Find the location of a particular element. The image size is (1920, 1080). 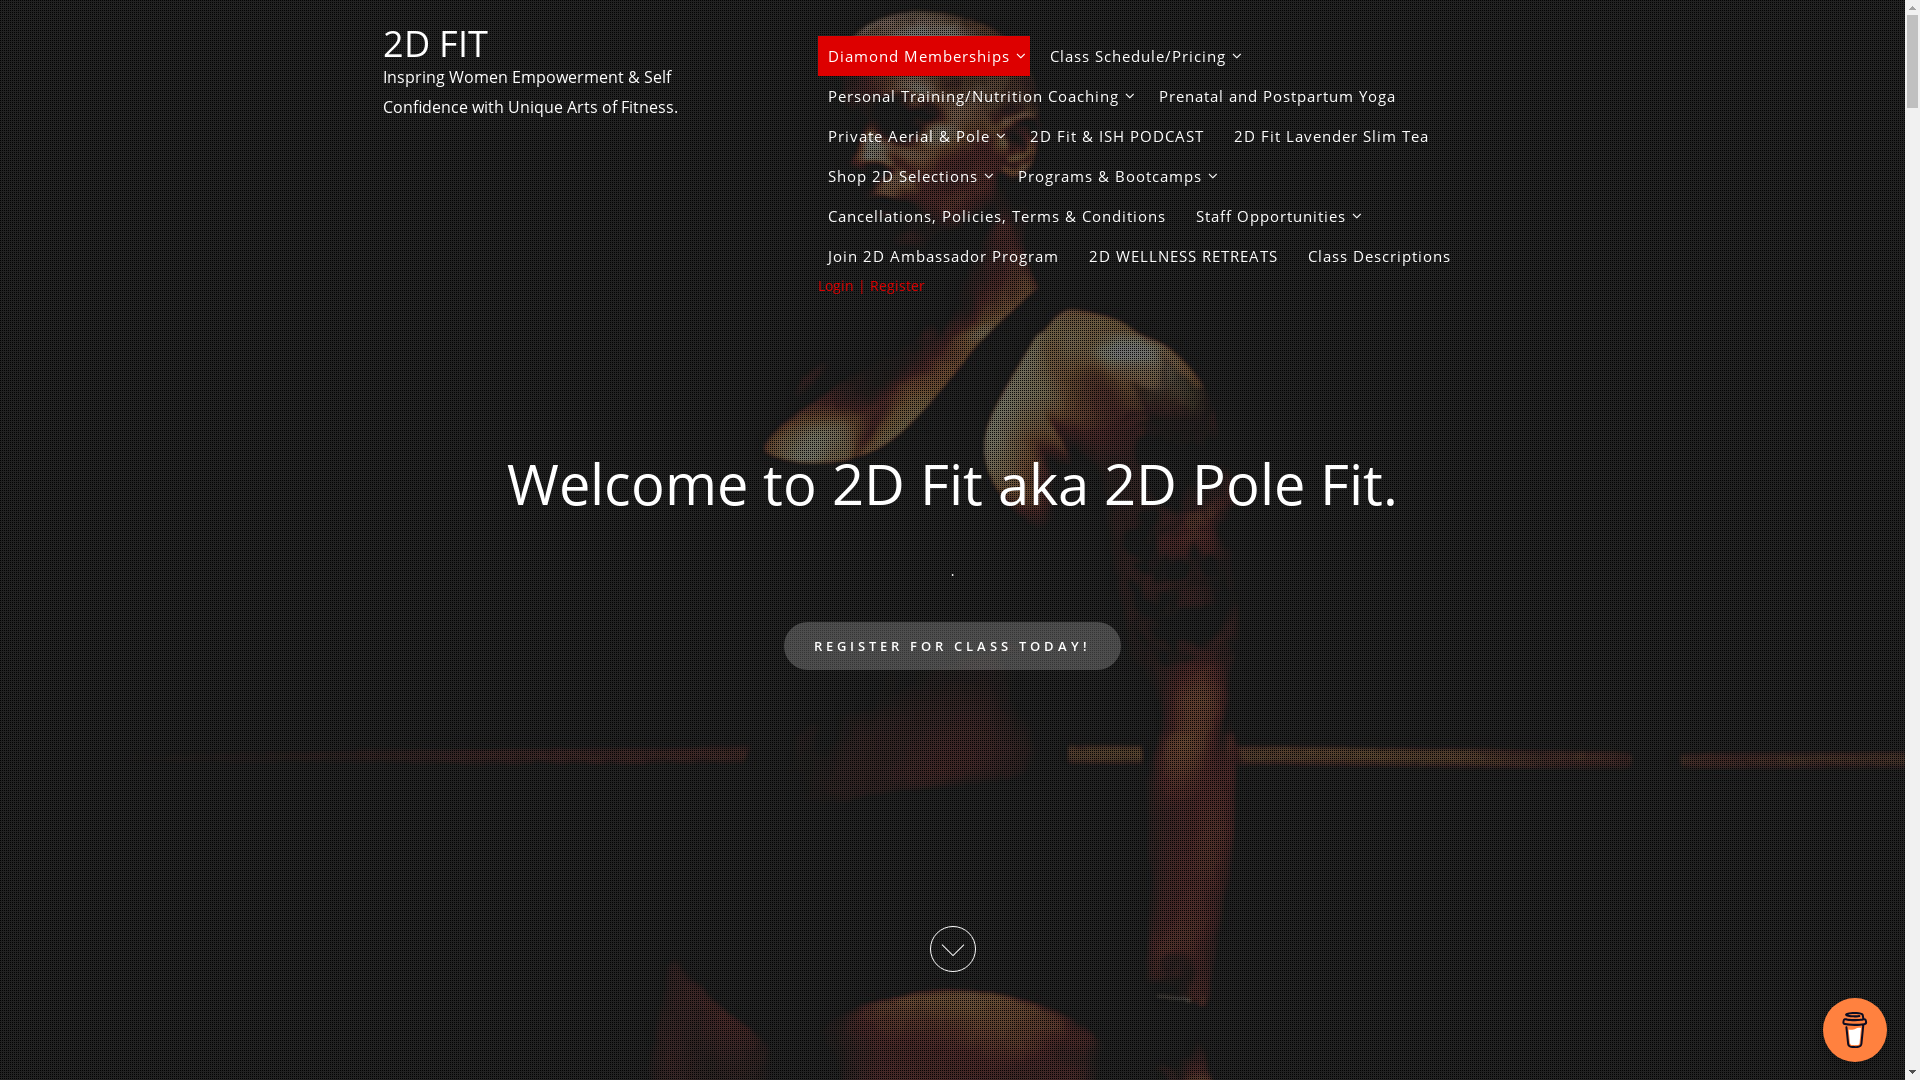

'2D WELLNESS RETREATS' is located at coordinates (1077, 254).